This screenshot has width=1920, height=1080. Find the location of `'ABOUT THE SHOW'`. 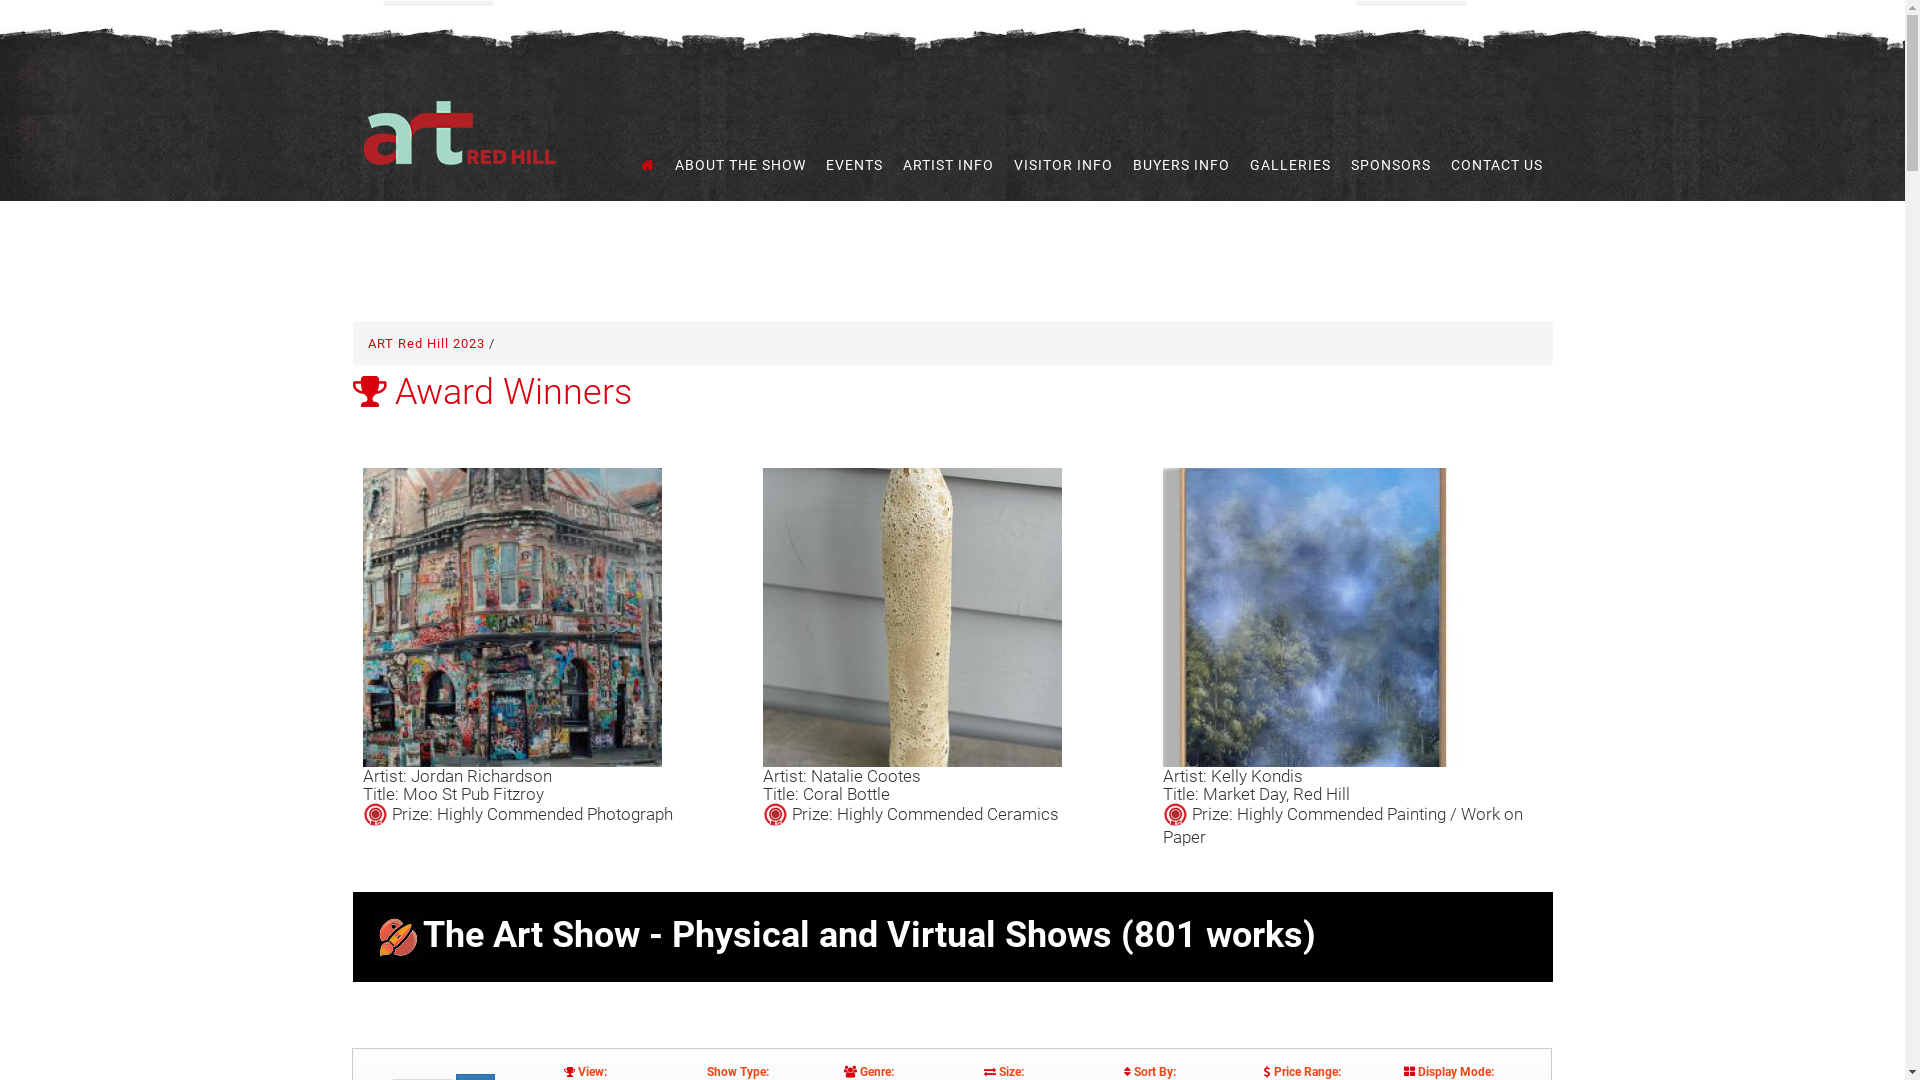

'ABOUT THE SHOW' is located at coordinates (739, 164).